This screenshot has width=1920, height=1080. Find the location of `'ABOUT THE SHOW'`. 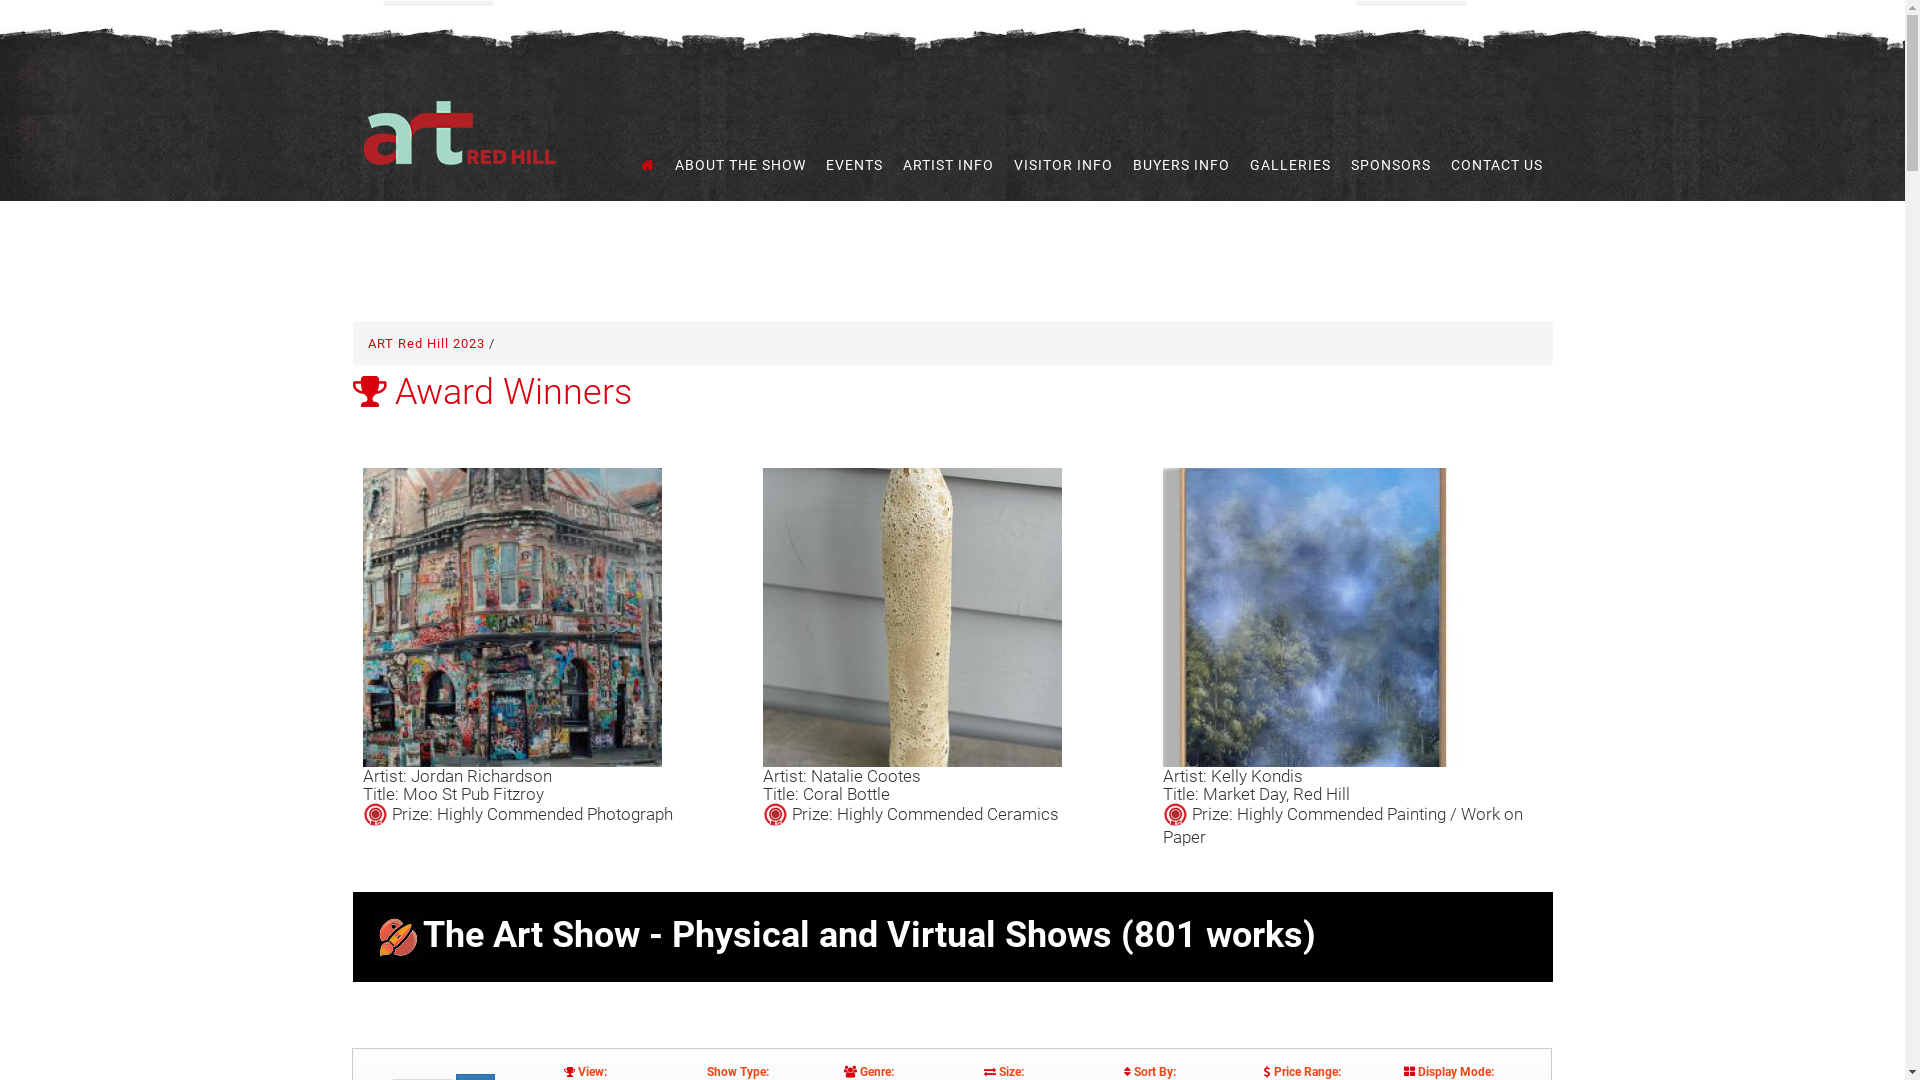

'ABOUT THE SHOW' is located at coordinates (739, 164).